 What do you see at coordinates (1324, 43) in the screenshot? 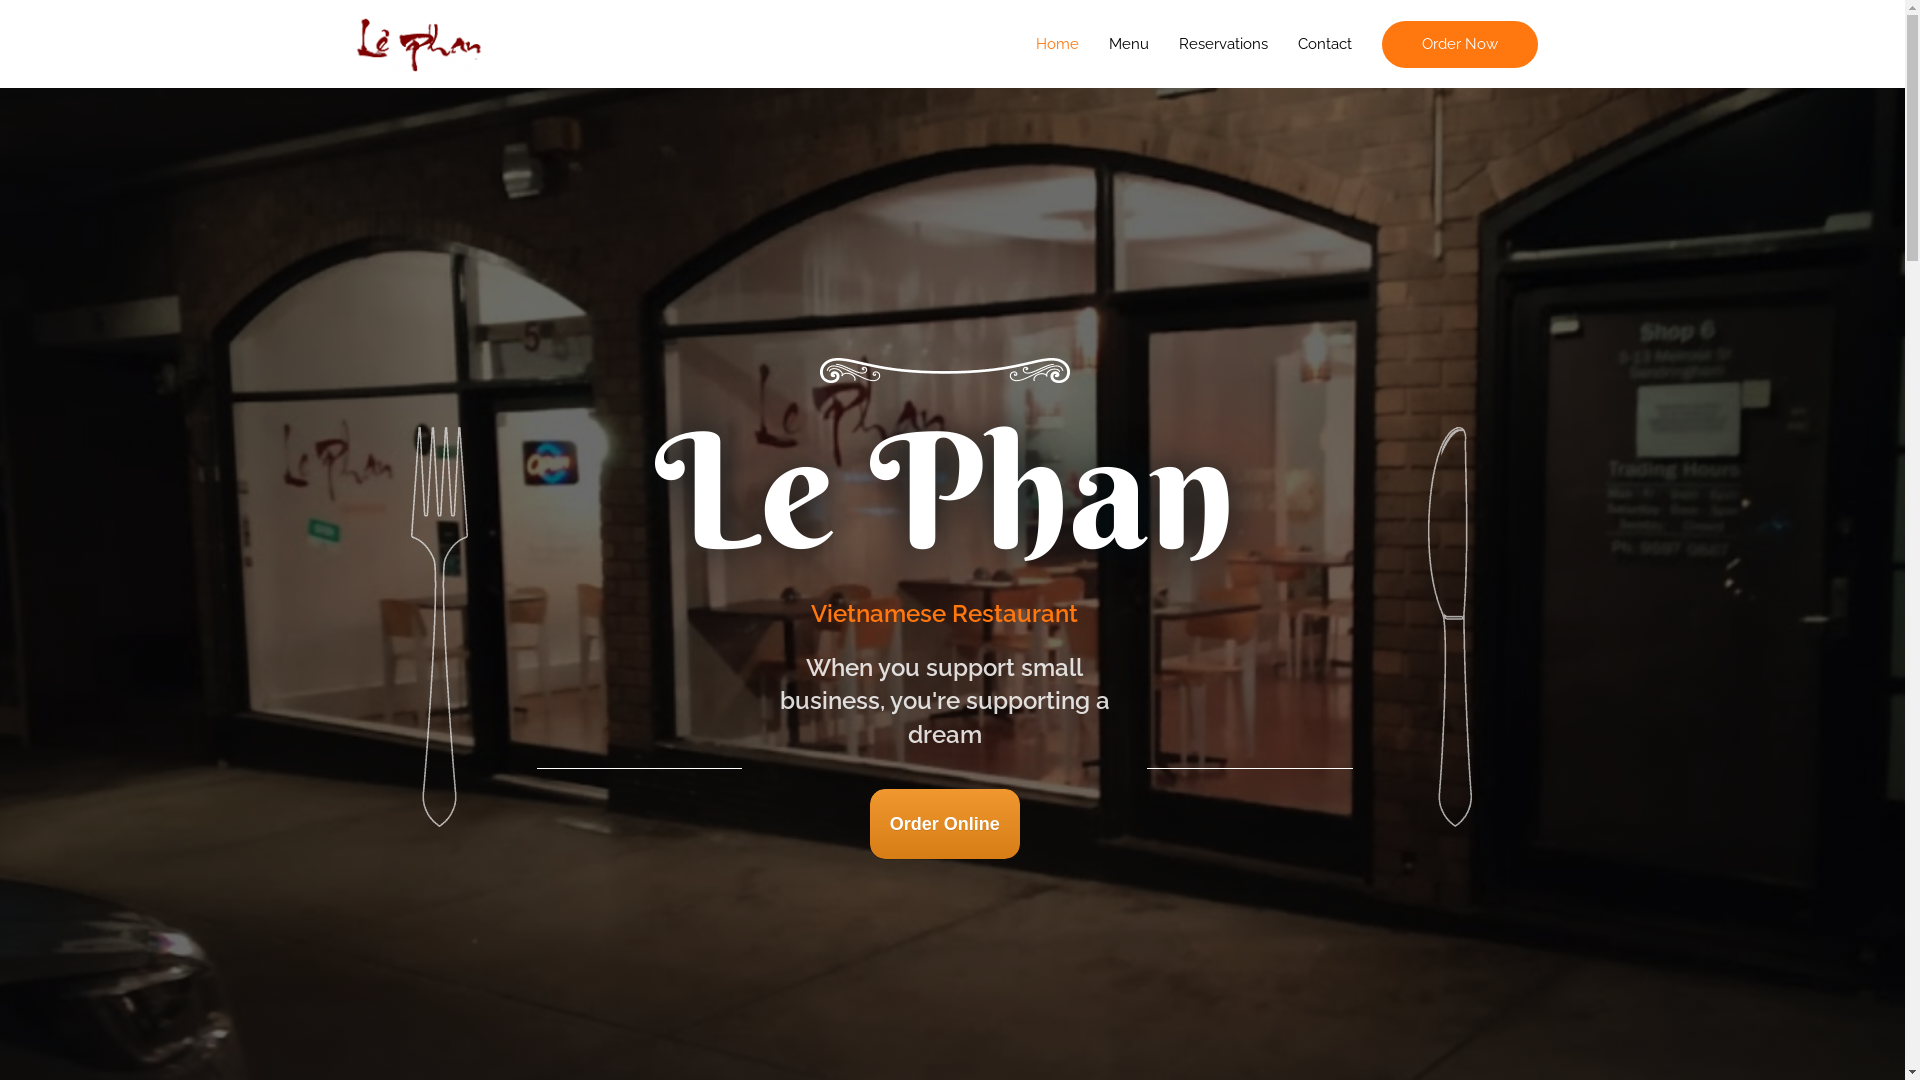
I see `'Contact'` at bounding box center [1324, 43].